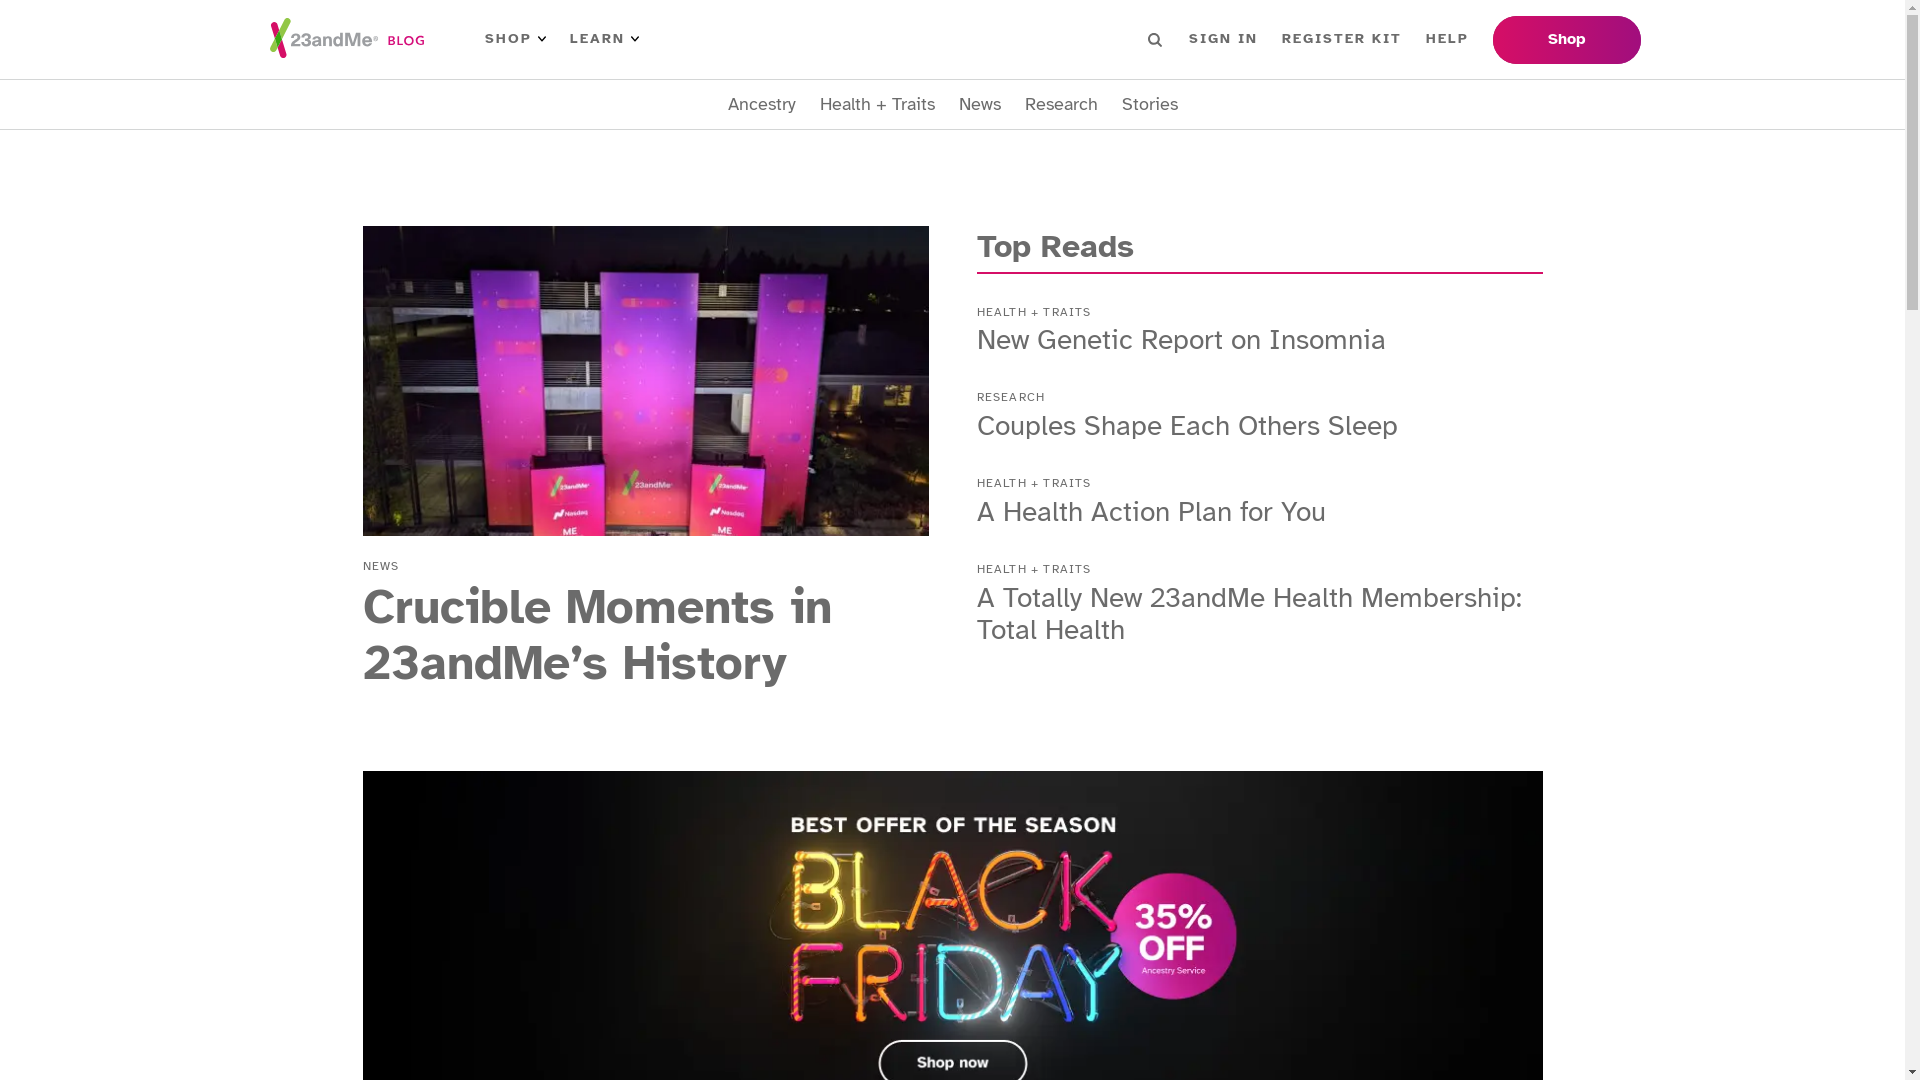 This screenshot has height=1080, width=1920. I want to click on 'Couples Shape Each Others Sleep', so click(1186, 424).